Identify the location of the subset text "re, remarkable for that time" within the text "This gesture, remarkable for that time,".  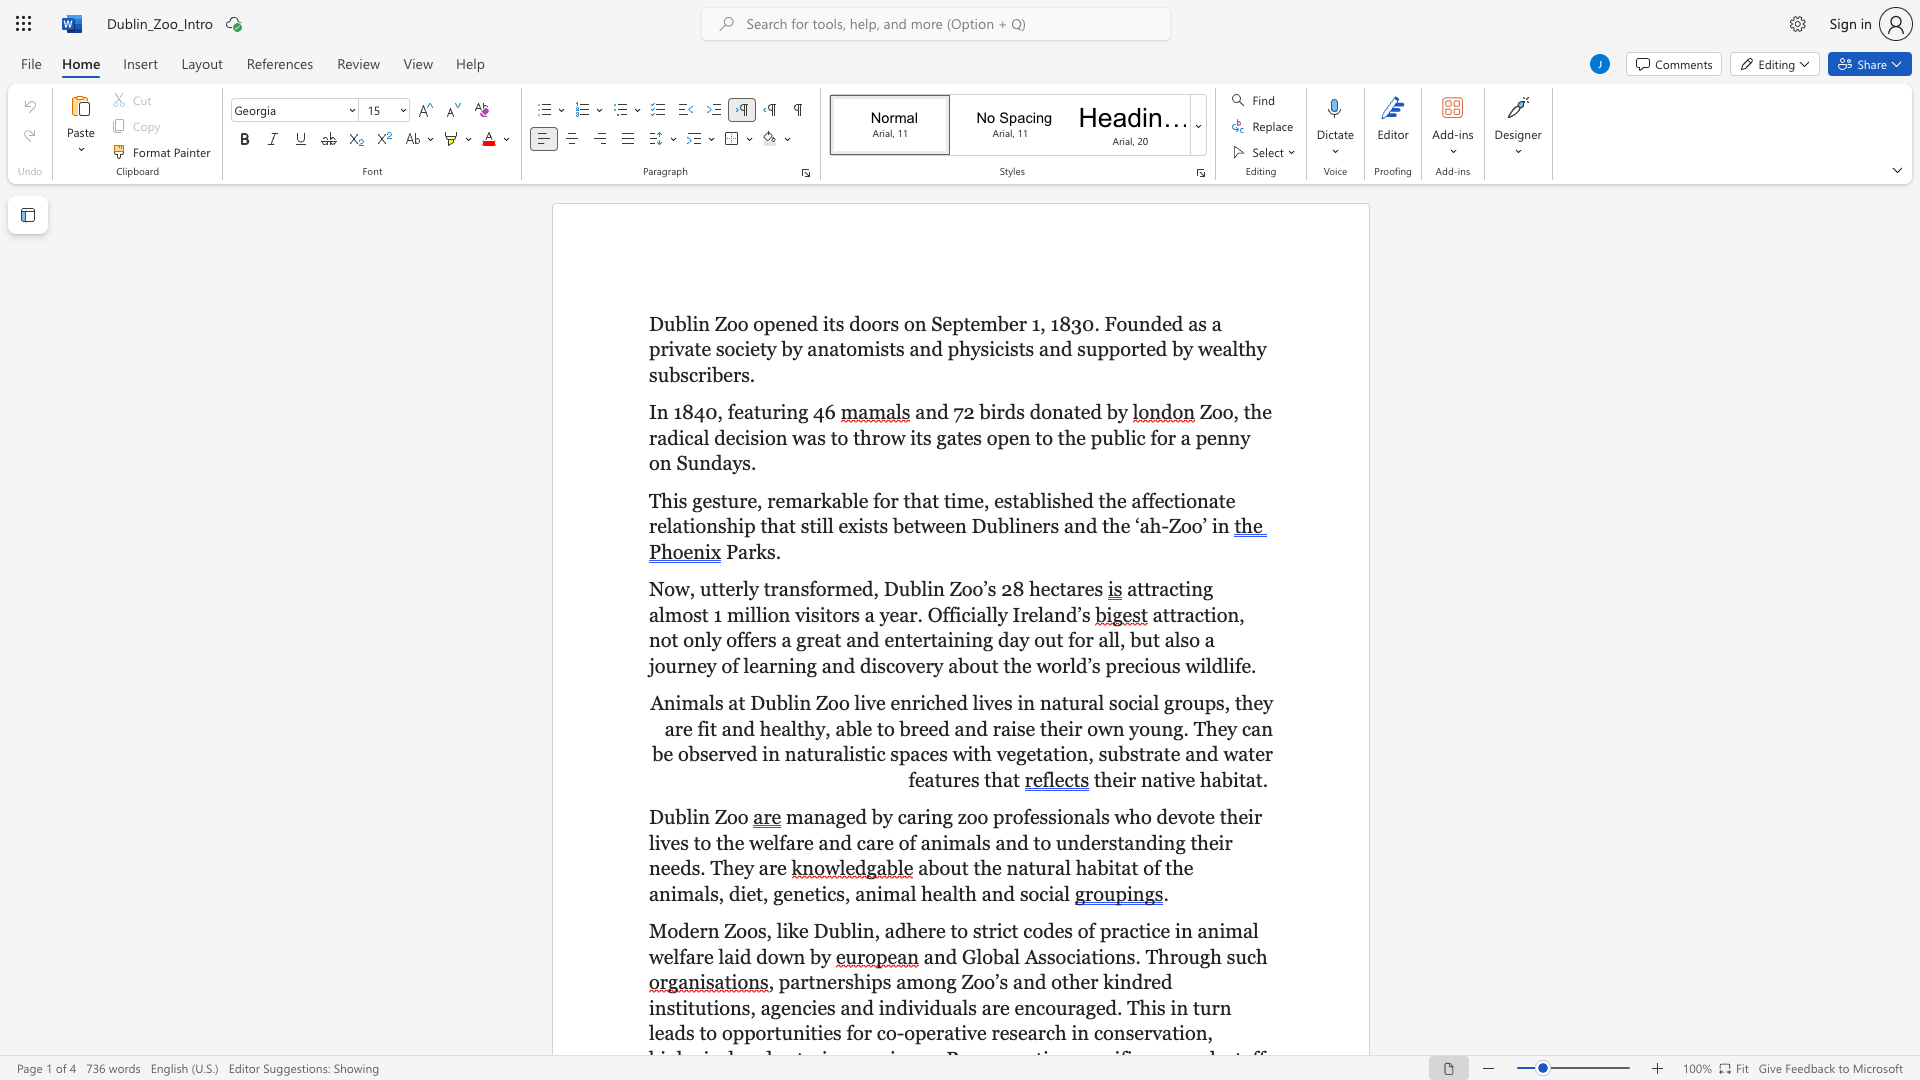
(738, 499).